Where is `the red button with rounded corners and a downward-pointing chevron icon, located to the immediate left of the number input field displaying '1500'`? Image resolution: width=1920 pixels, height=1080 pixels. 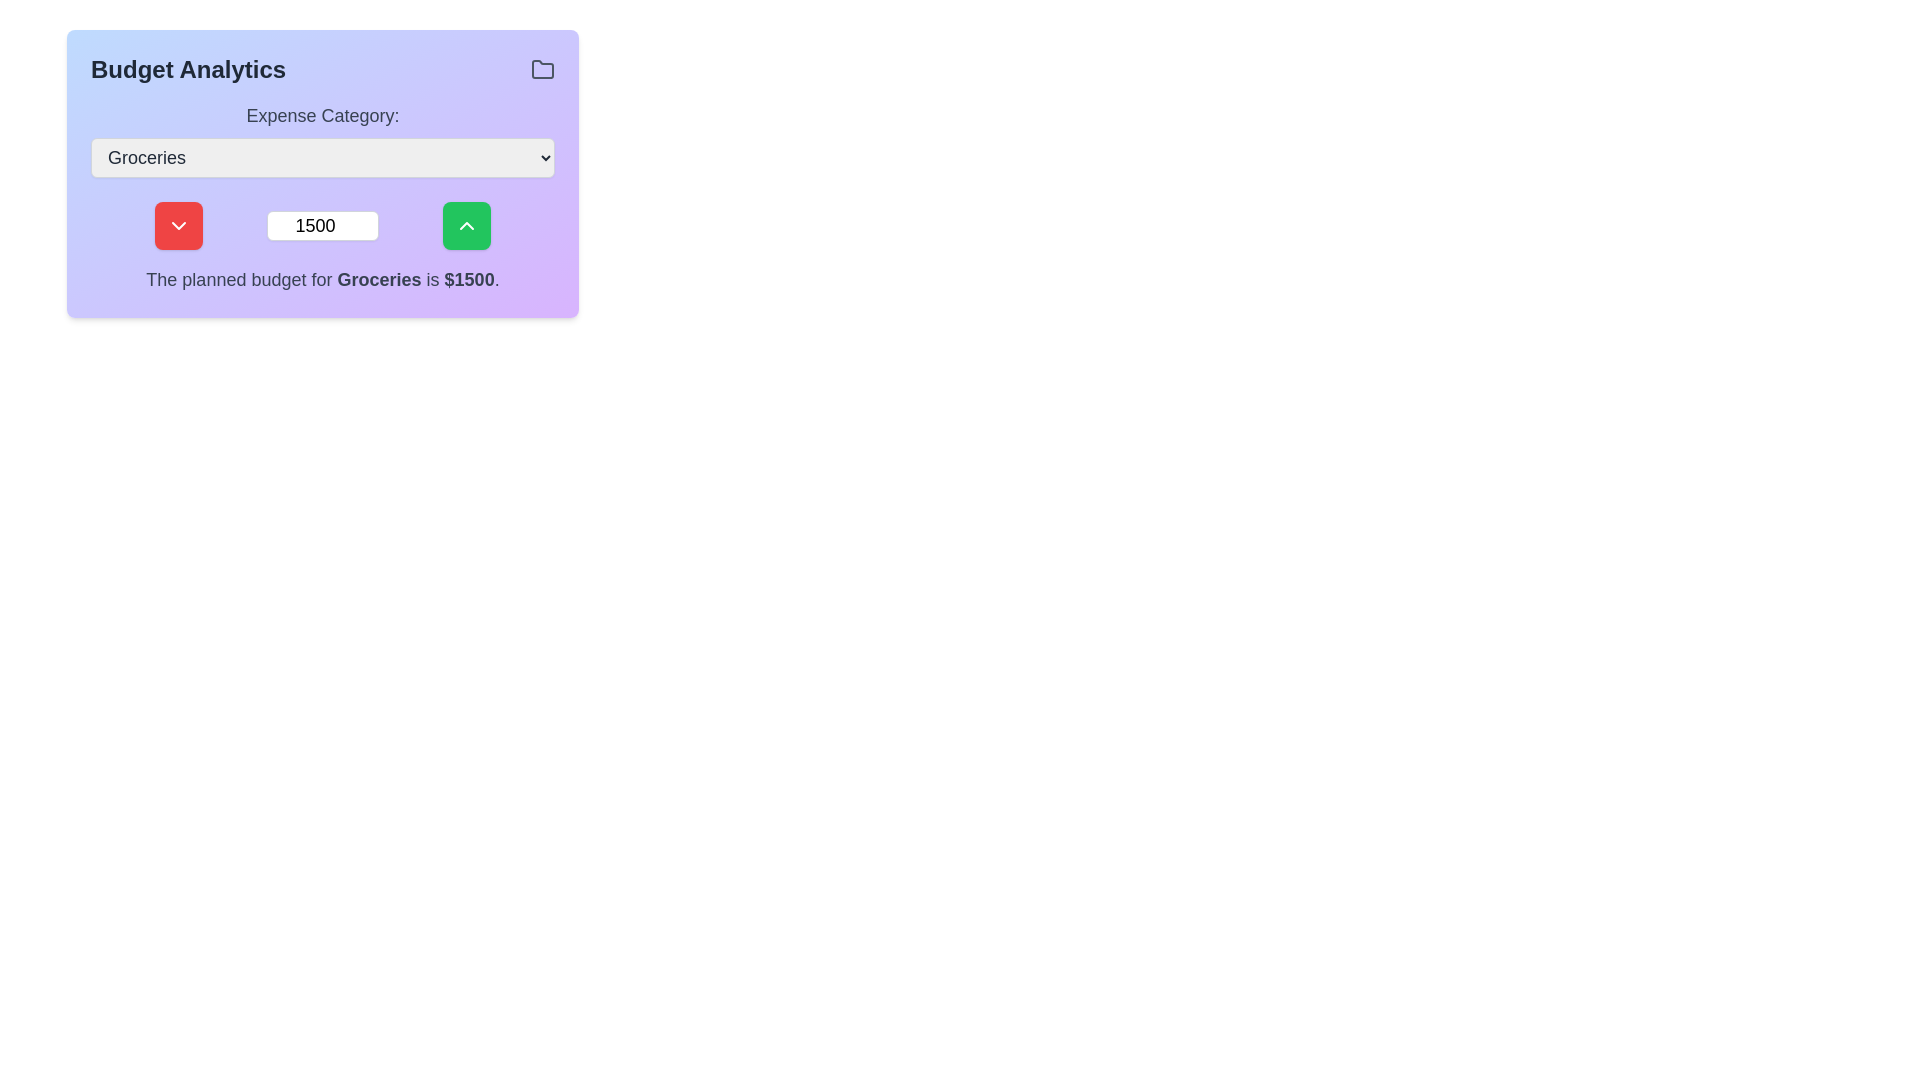 the red button with rounded corners and a downward-pointing chevron icon, located to the immediate left of the number input field displaying '1500' is located at coordinates (178, 225).